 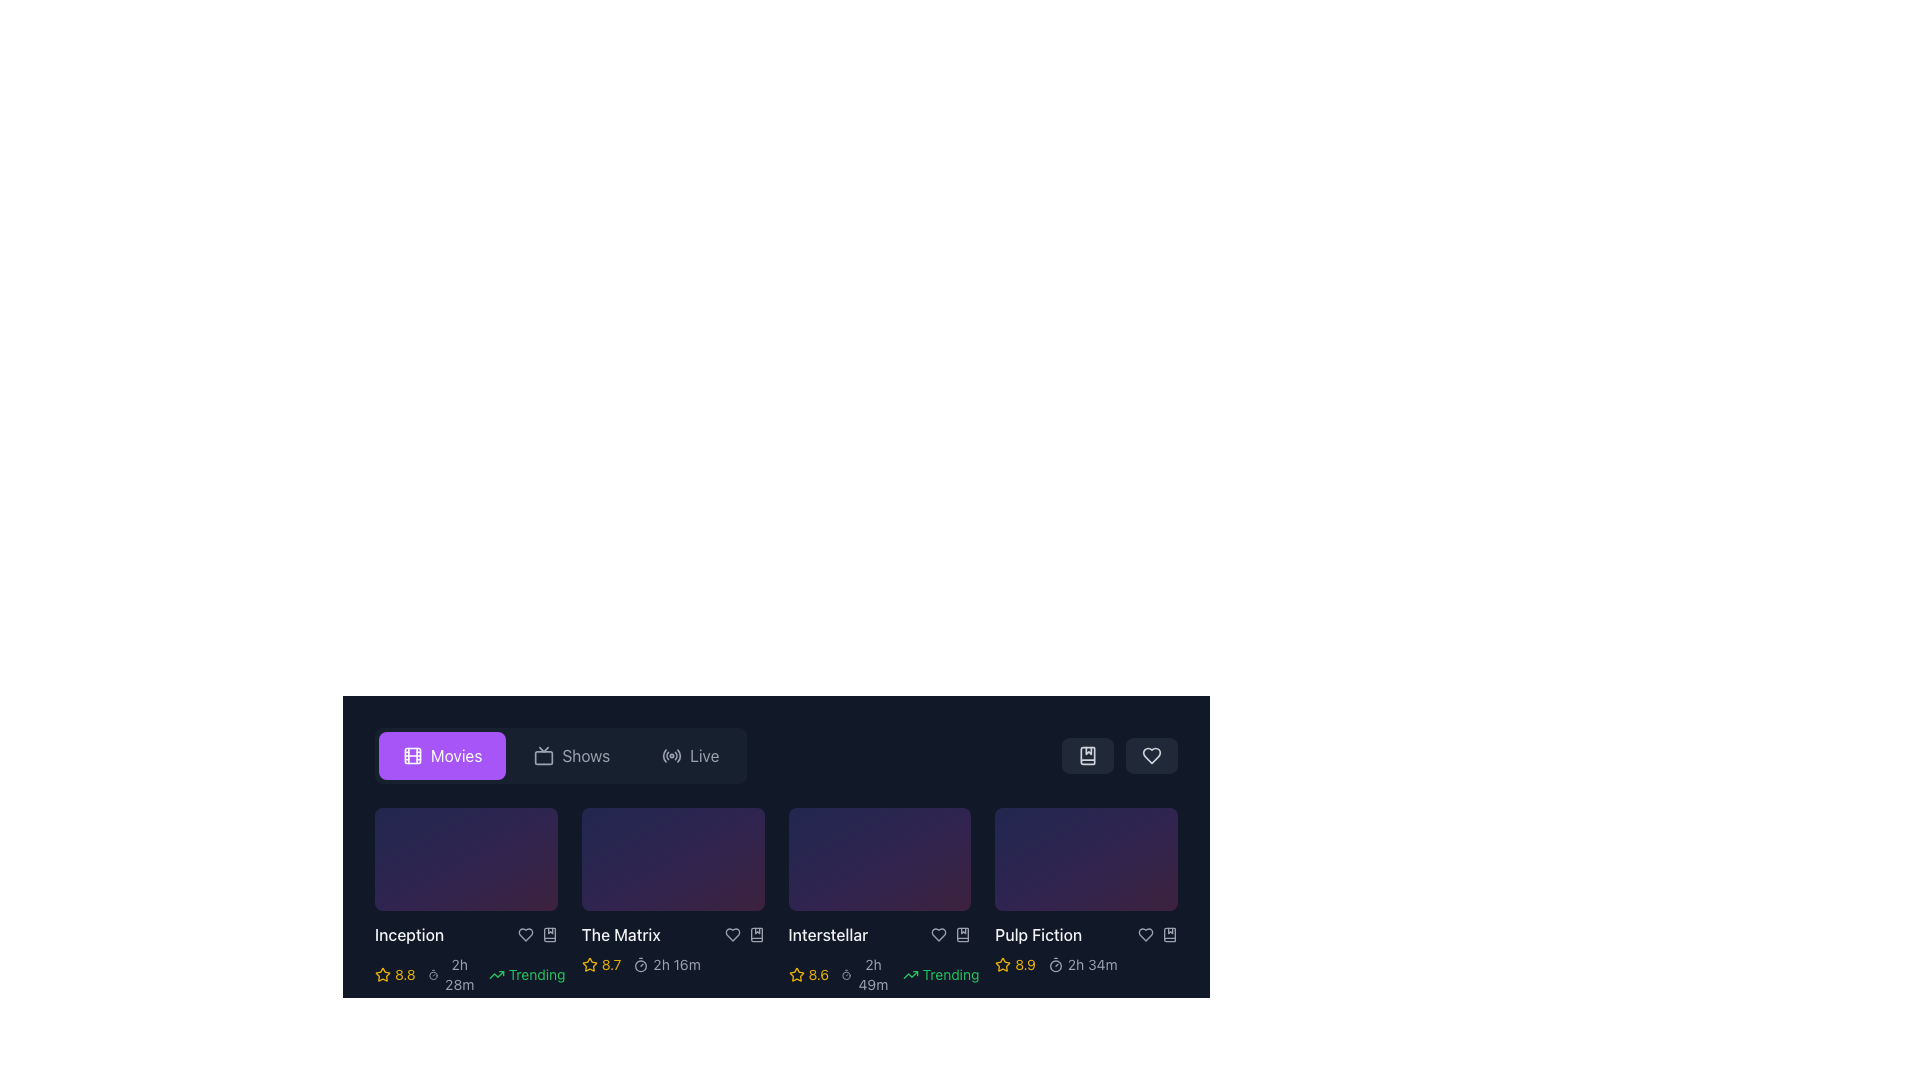 What do you see at coordinates (620, 934) in the screenshot?
I see `the text label indicating the title of a movie entry` at bounding box center [620, 934].